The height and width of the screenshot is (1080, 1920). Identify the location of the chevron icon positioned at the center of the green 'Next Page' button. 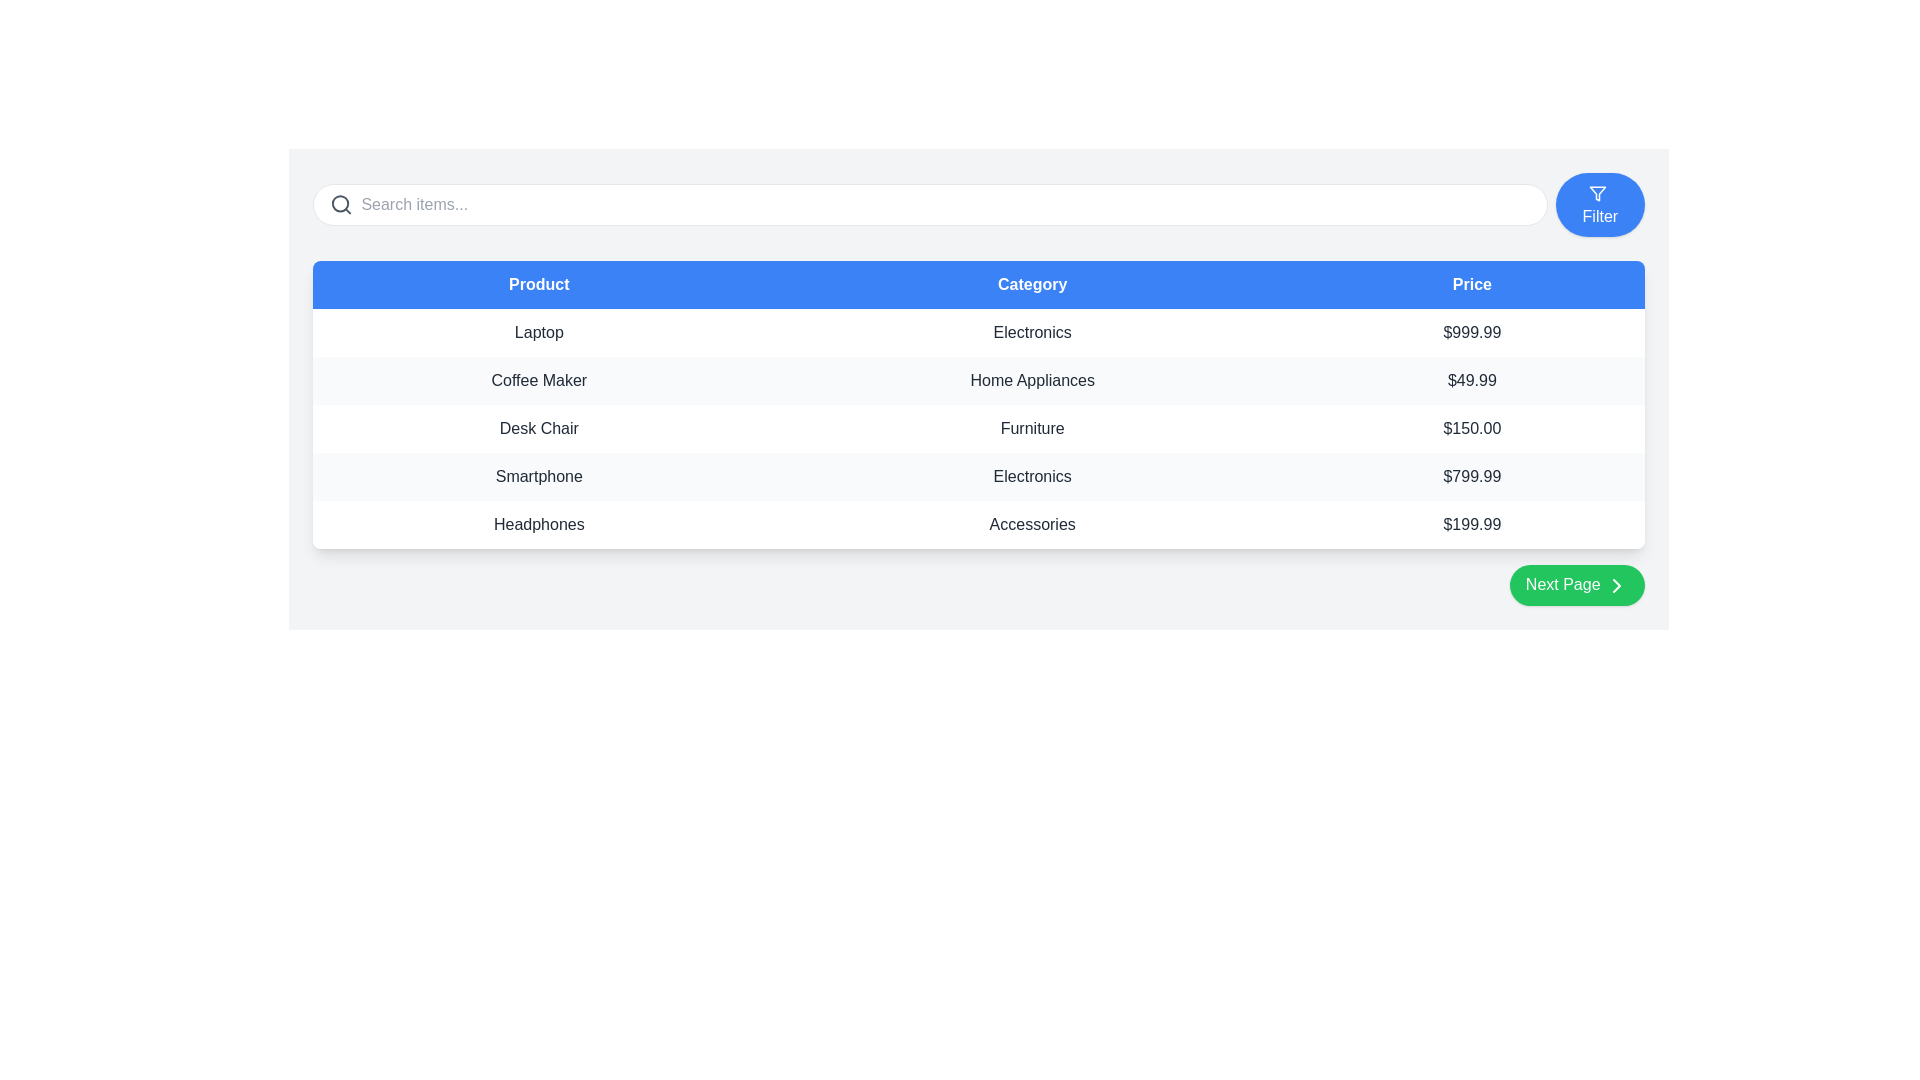
(1617, 585).